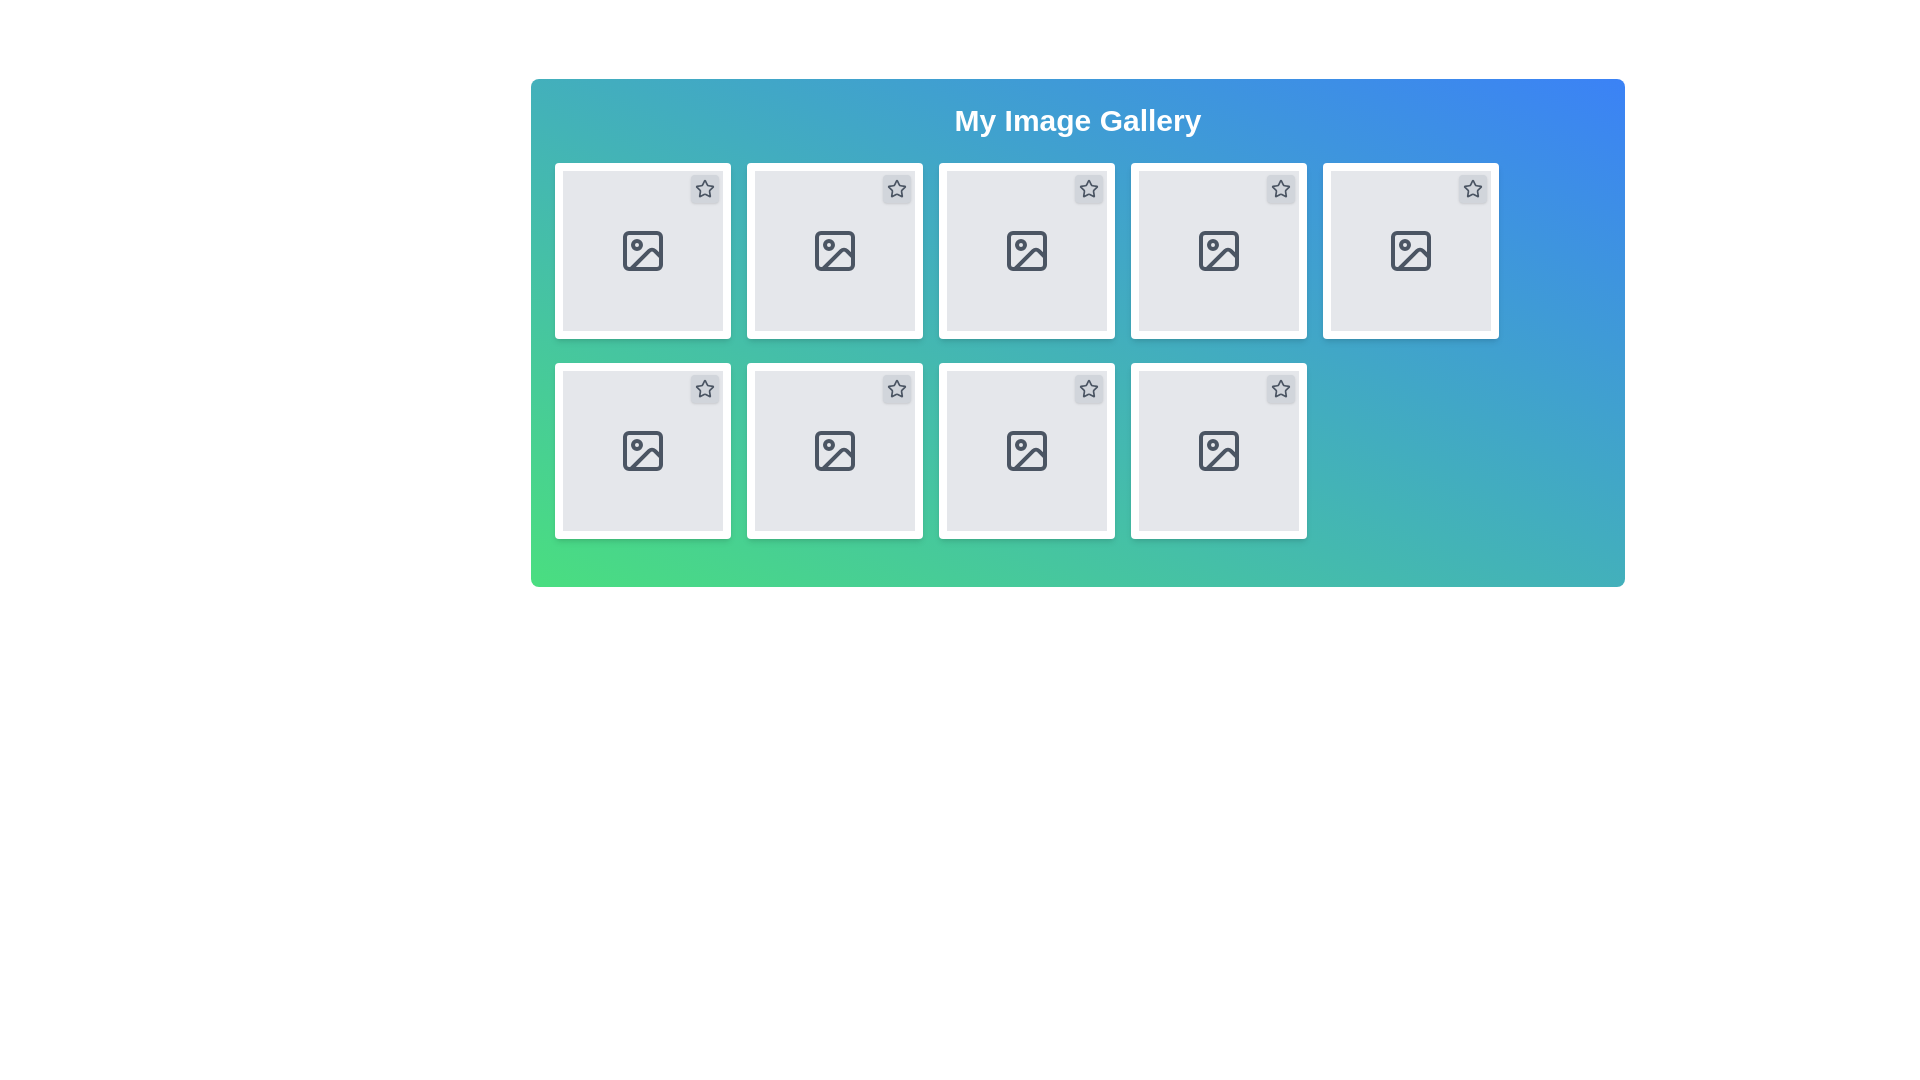 The image size is (1920, 1080). Describe the element at coordinates (1473, 189) in the screenshot. I see `the interactive button at the top-right corner of the item tile in the gallery` at that location.